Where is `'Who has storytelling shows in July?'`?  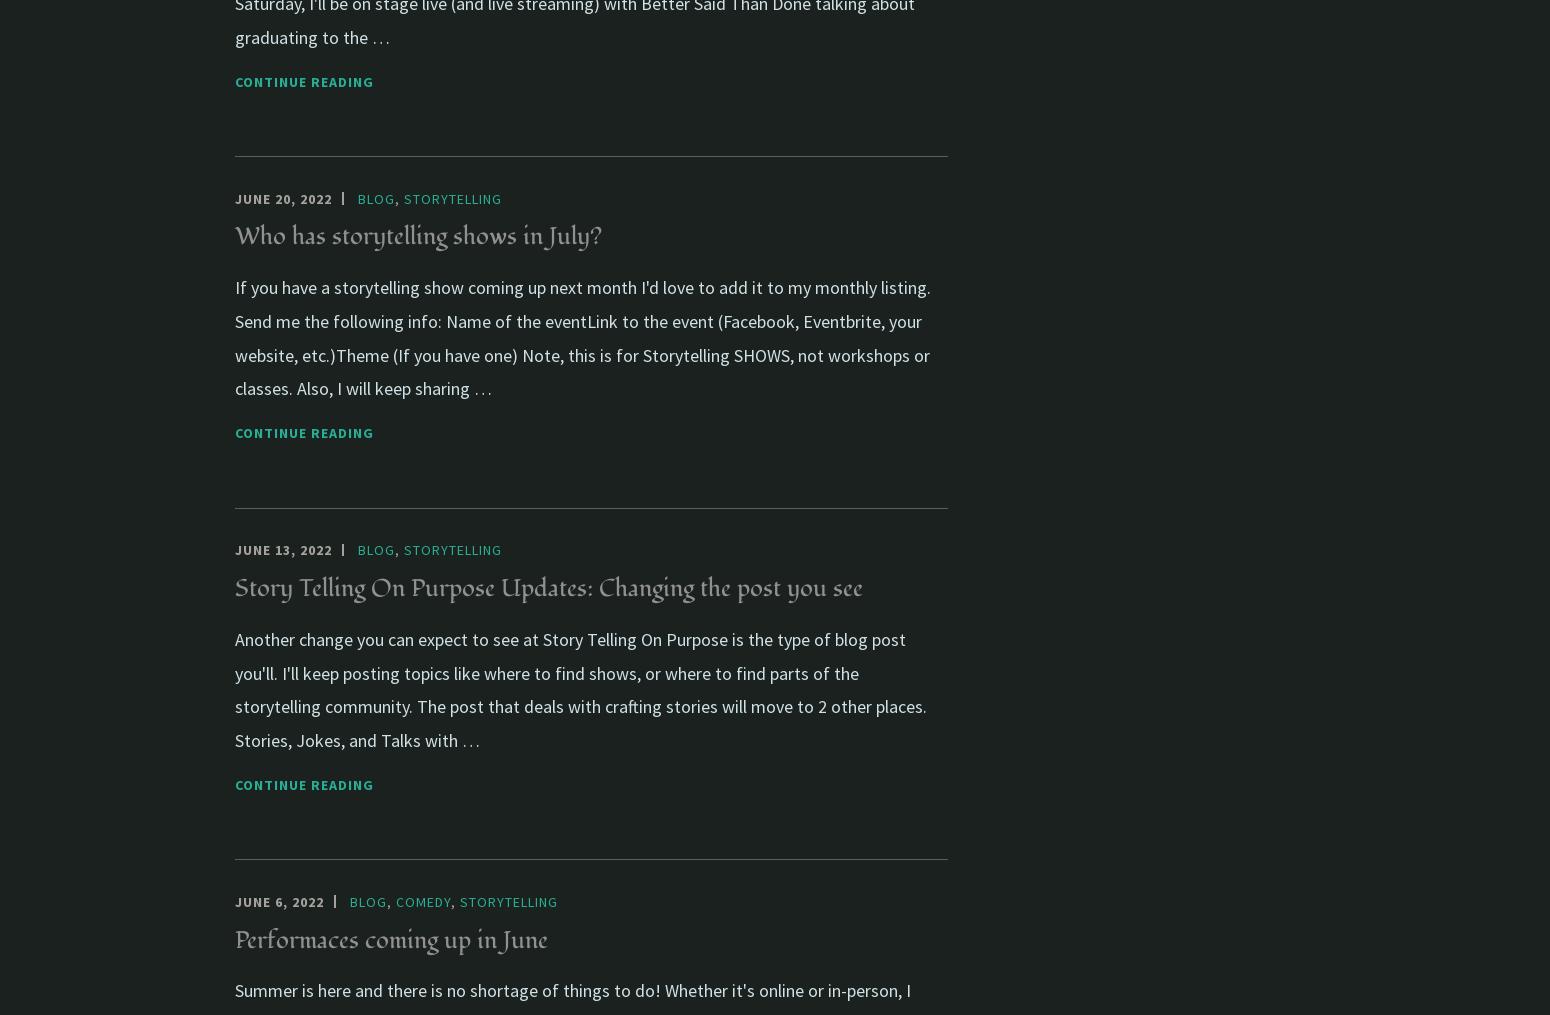 'Who has storytelling shows in July?' is located at coordinates (418, 236).